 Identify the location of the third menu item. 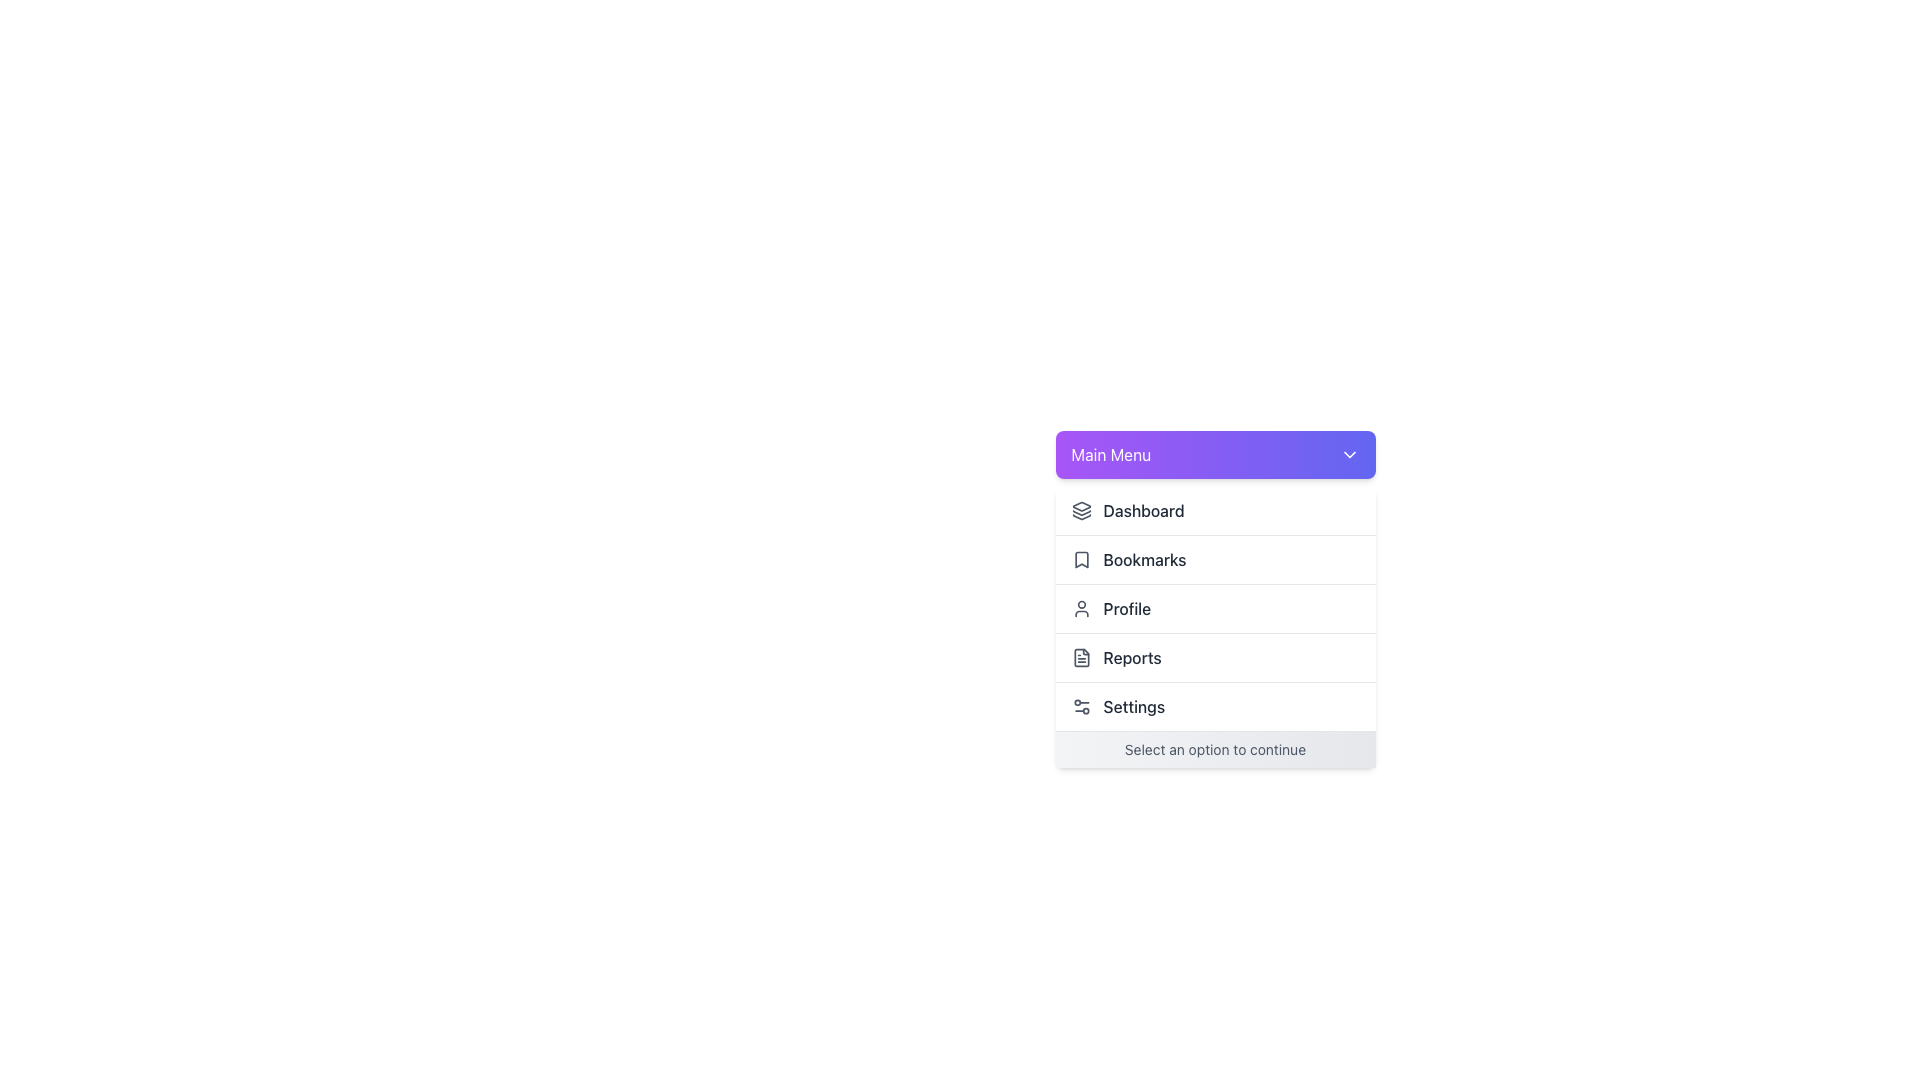
(1214, 607).